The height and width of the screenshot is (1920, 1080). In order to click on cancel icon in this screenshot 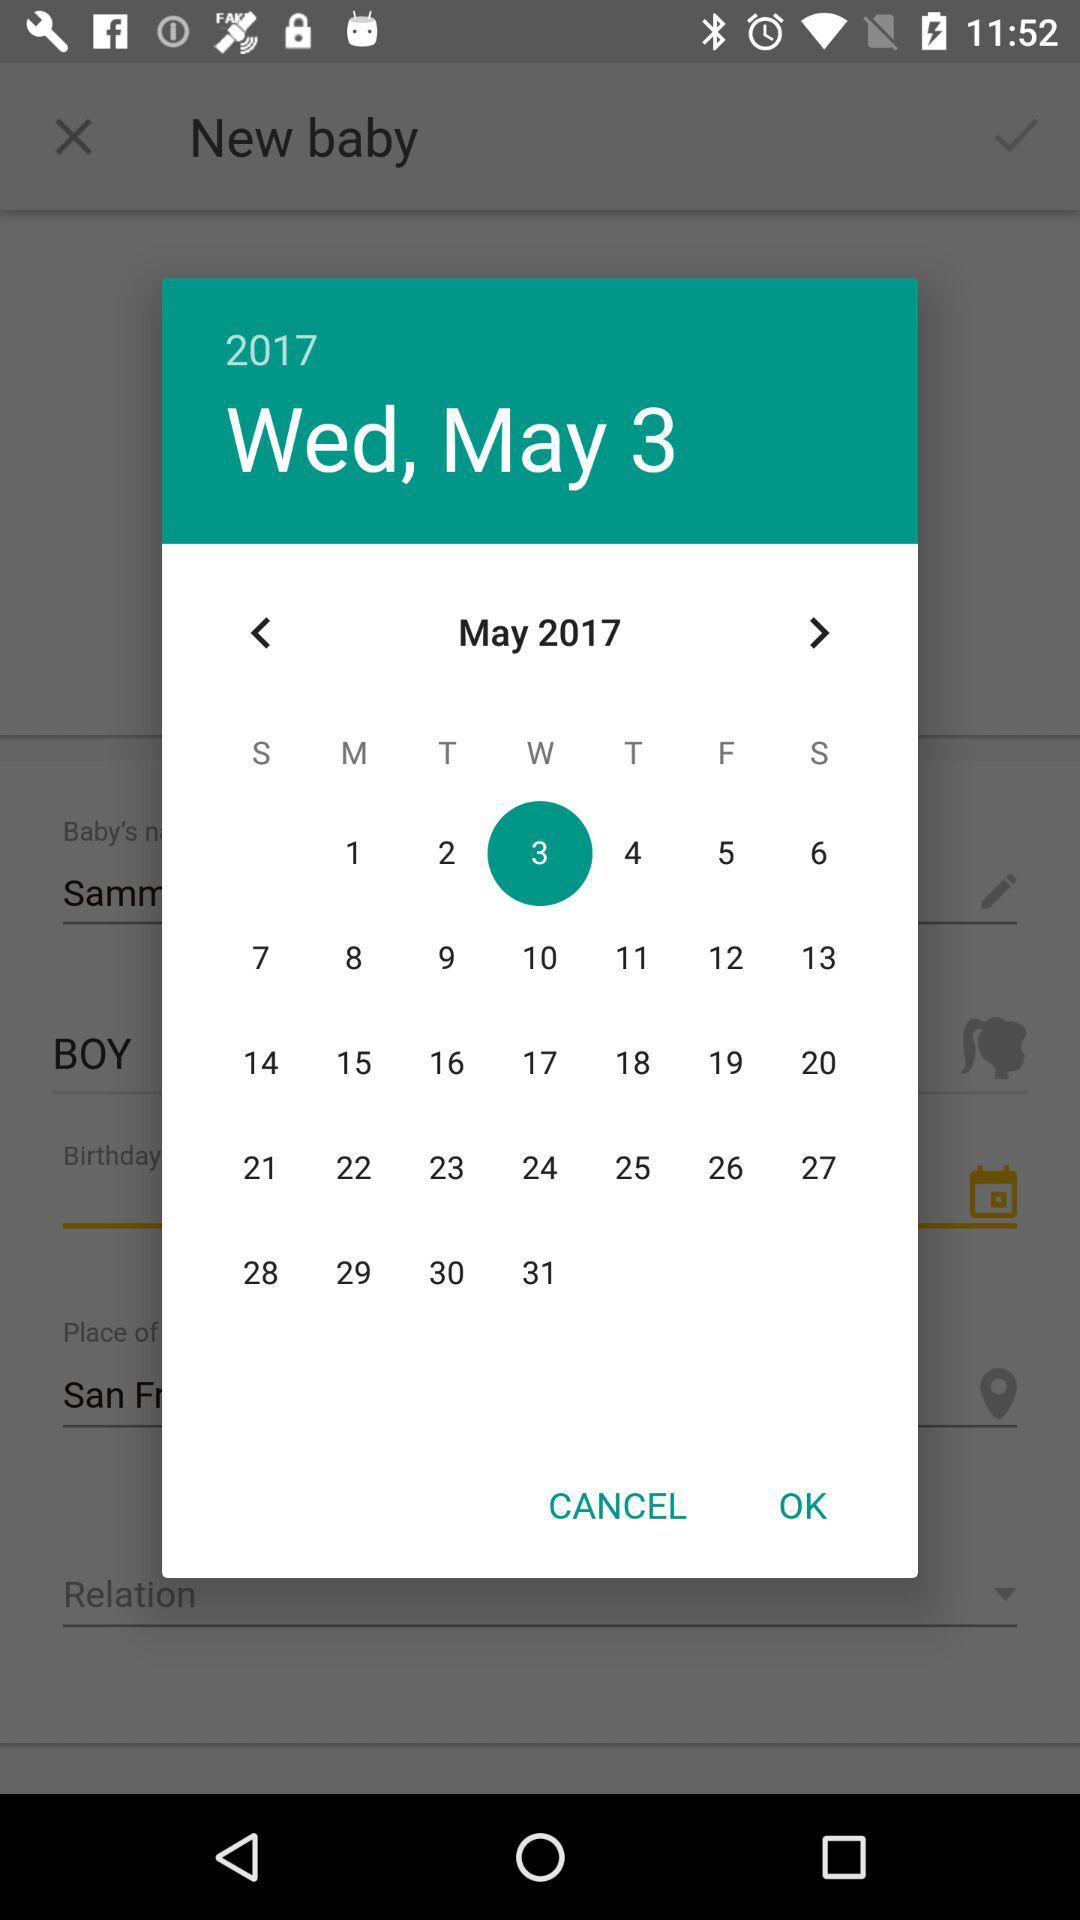, I will do `click(616, 1504)`.